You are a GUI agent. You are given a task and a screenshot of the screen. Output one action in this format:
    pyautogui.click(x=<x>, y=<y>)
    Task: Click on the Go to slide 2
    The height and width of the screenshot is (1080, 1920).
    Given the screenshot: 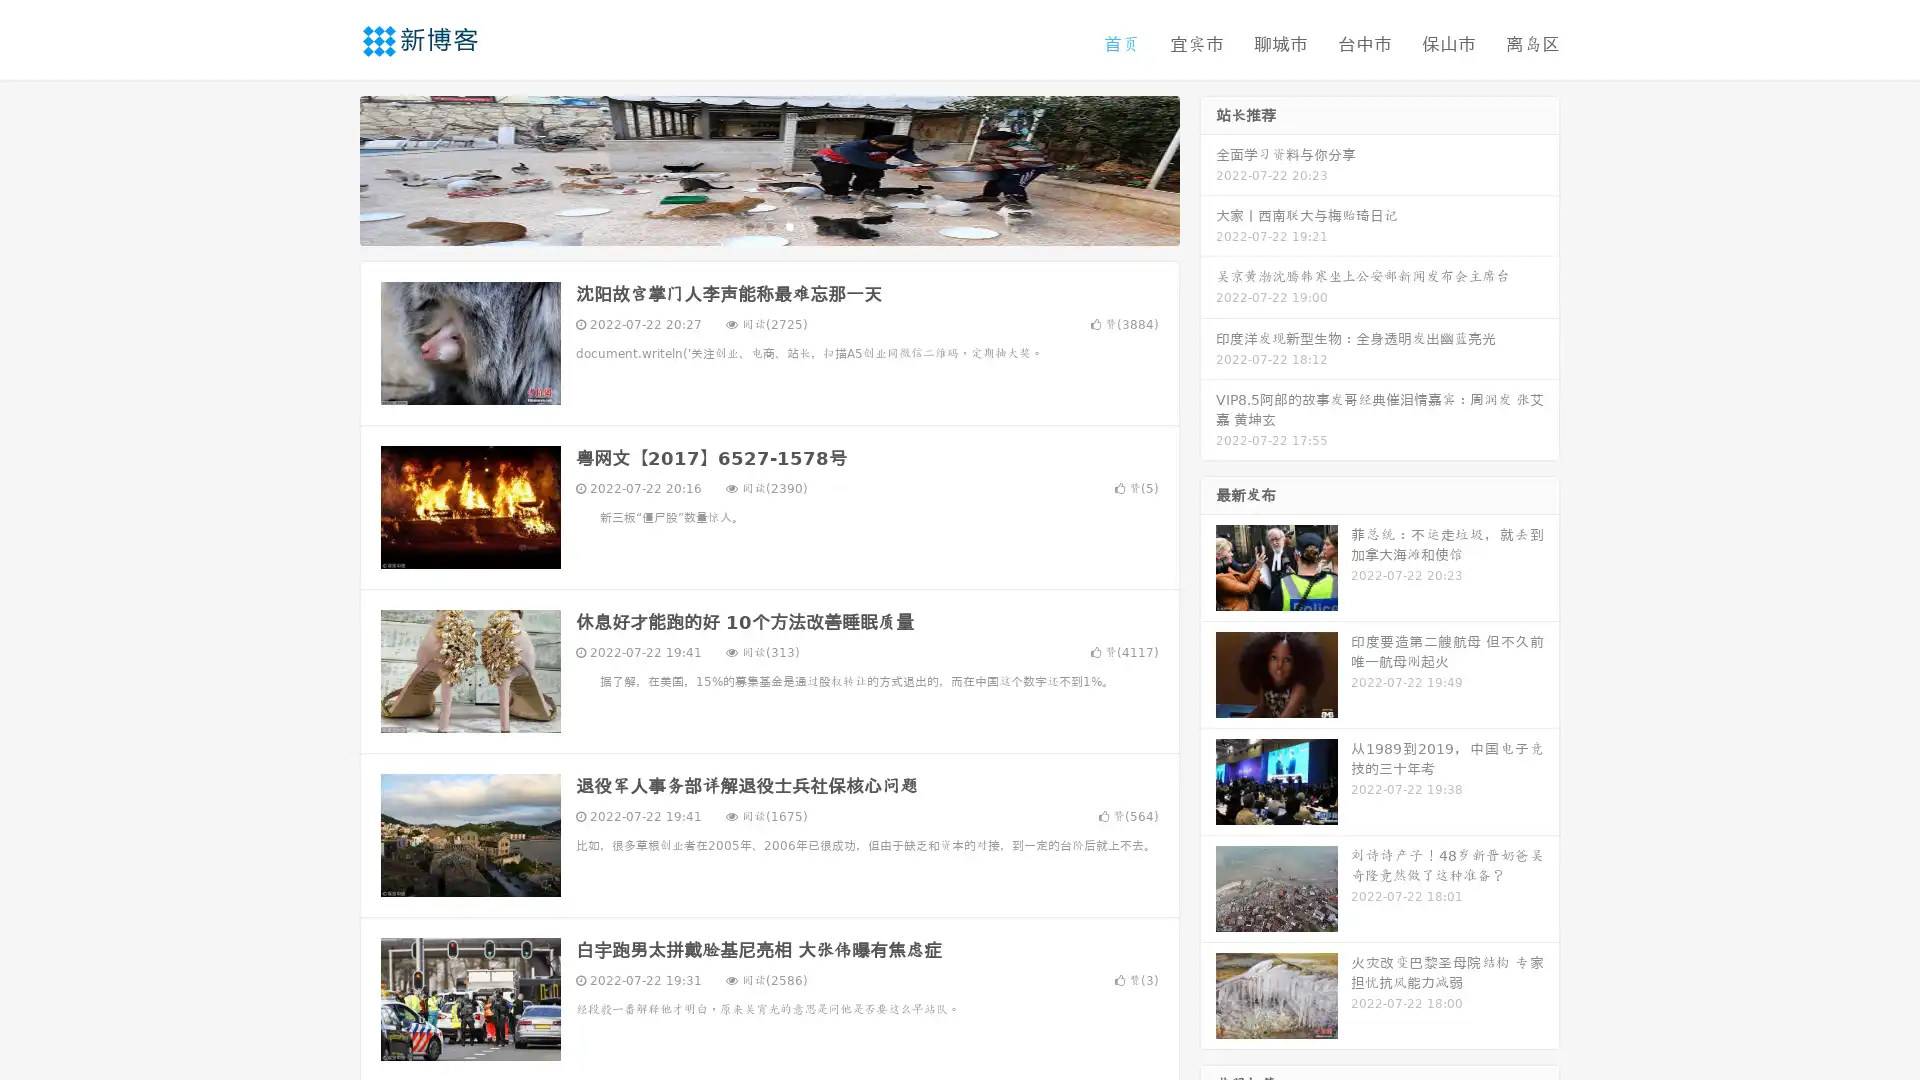 What is the action you would take?
    pyautogui.click(x=768, y=225)
    